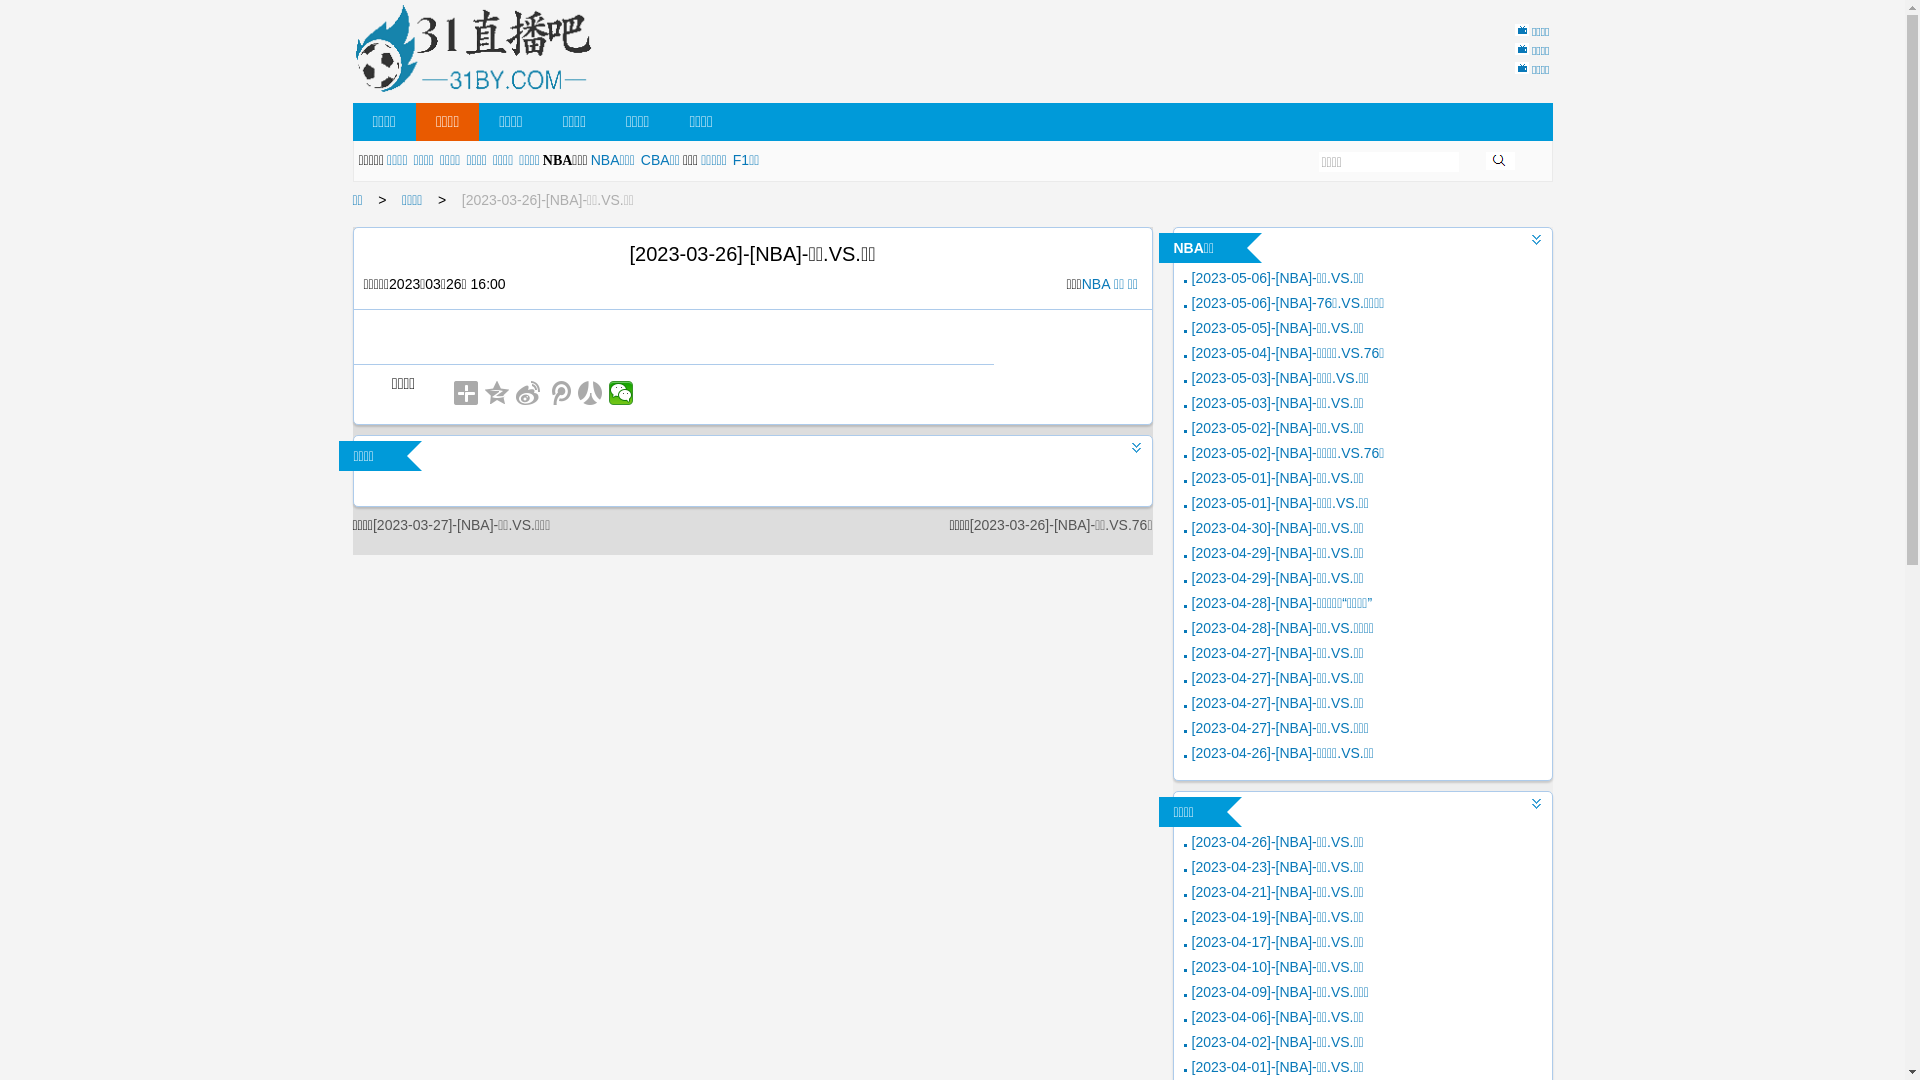 The image size is (1920, 1080). I want to click on 'NBA', so click(1095, 284).